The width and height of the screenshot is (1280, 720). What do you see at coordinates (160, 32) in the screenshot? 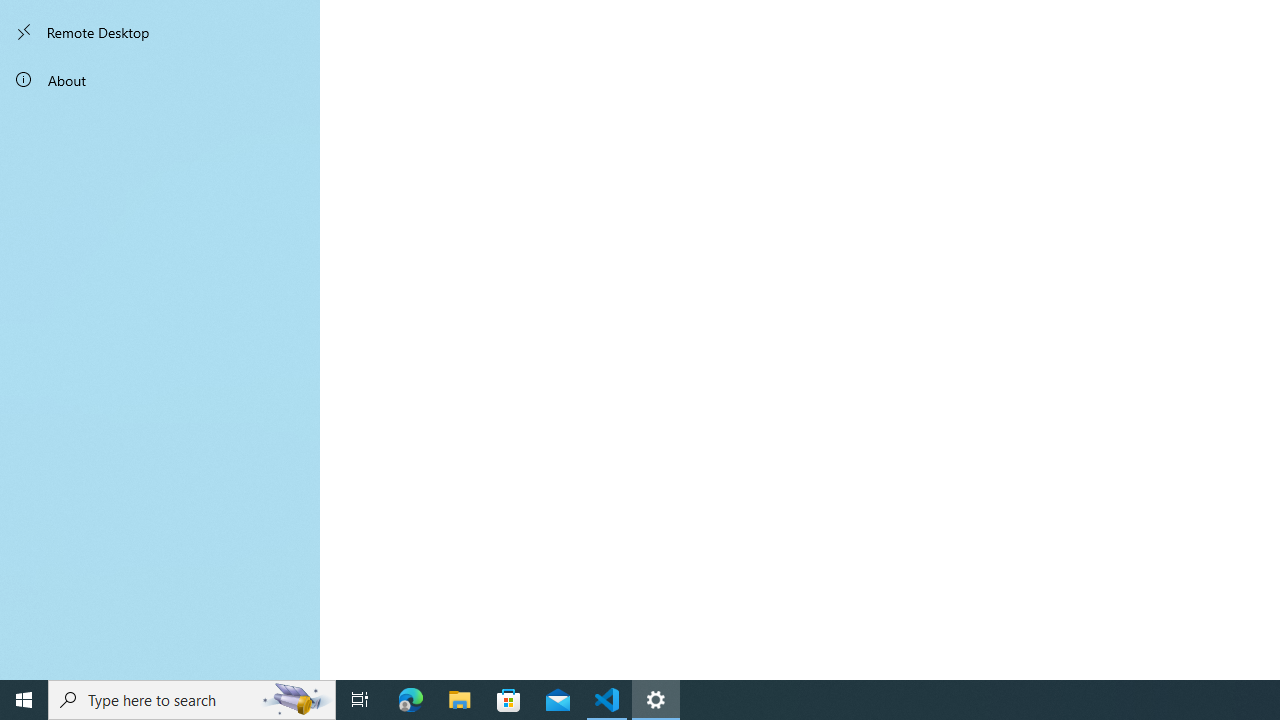
I see `'Remote Desktop'` at bounding box center [160, 32].